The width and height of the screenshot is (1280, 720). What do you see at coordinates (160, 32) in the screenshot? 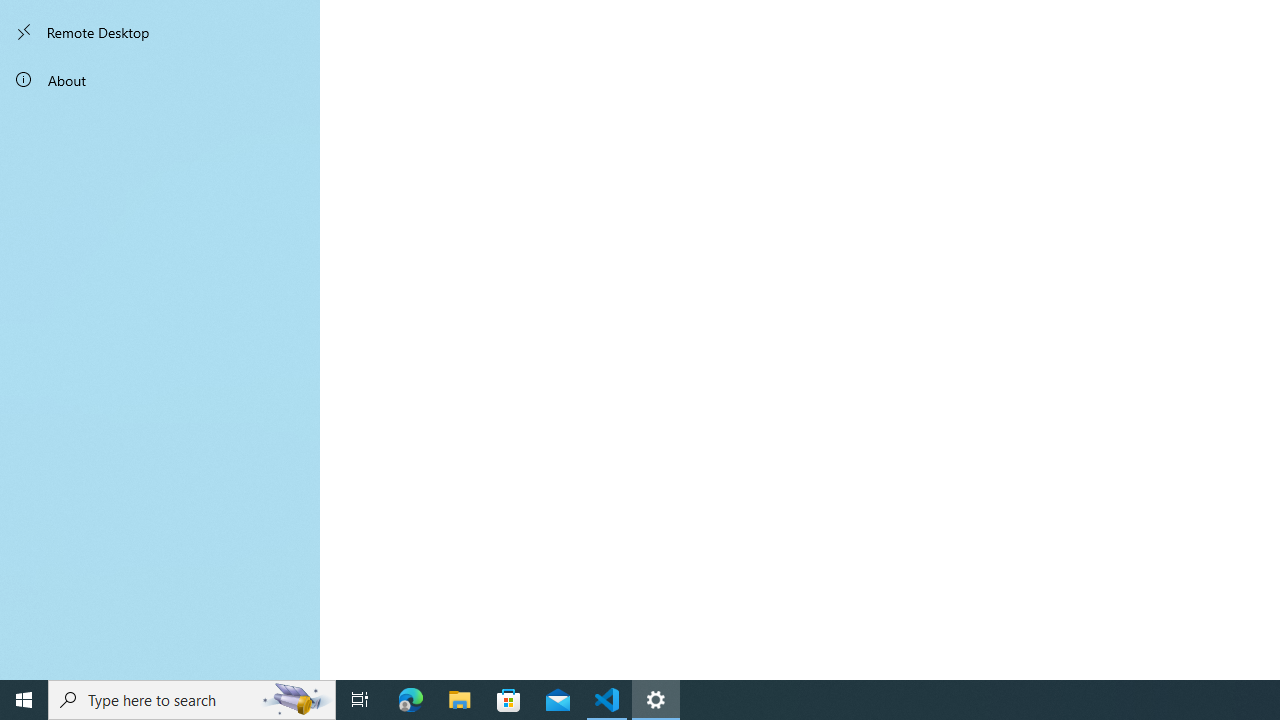
I see `'Remote Desktop'` at bounding box center [160, 32].